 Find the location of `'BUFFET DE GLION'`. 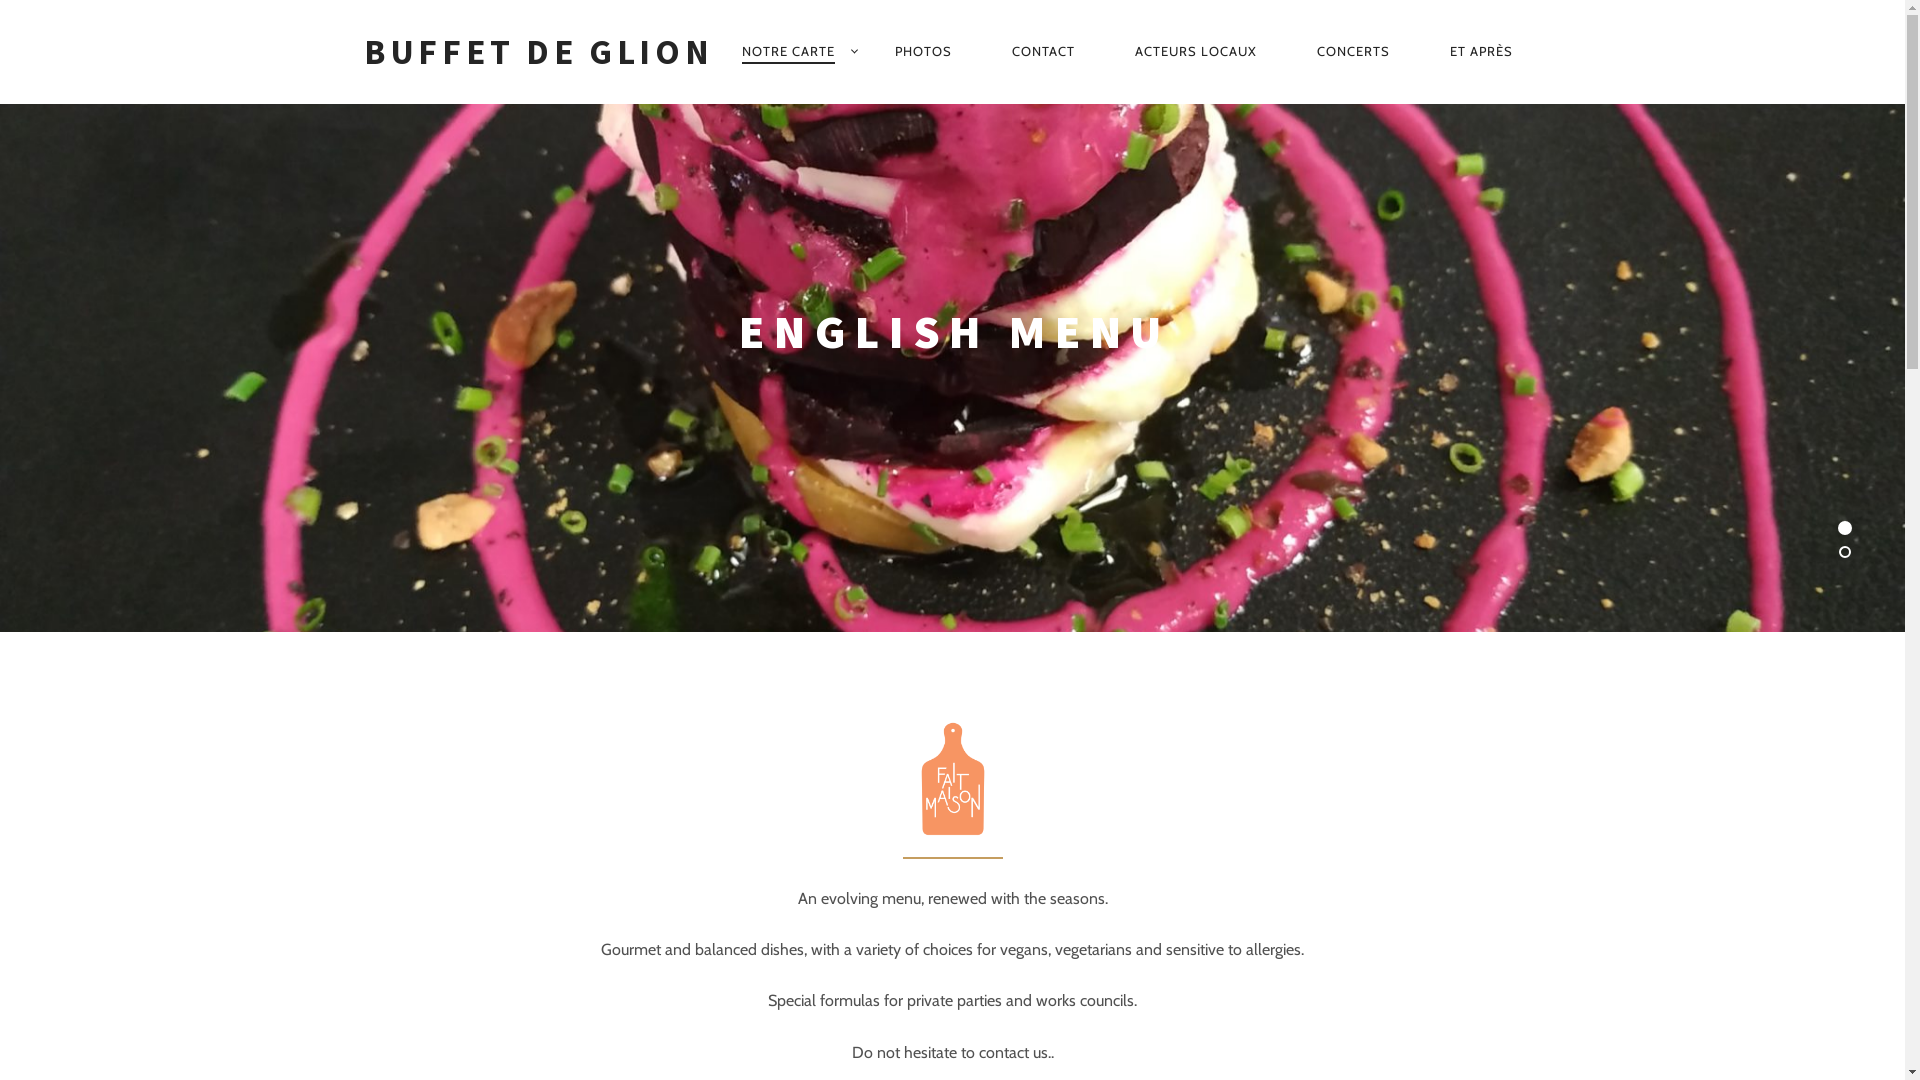

'BUFFET DE GLION' is located at coordinates (538, 50).